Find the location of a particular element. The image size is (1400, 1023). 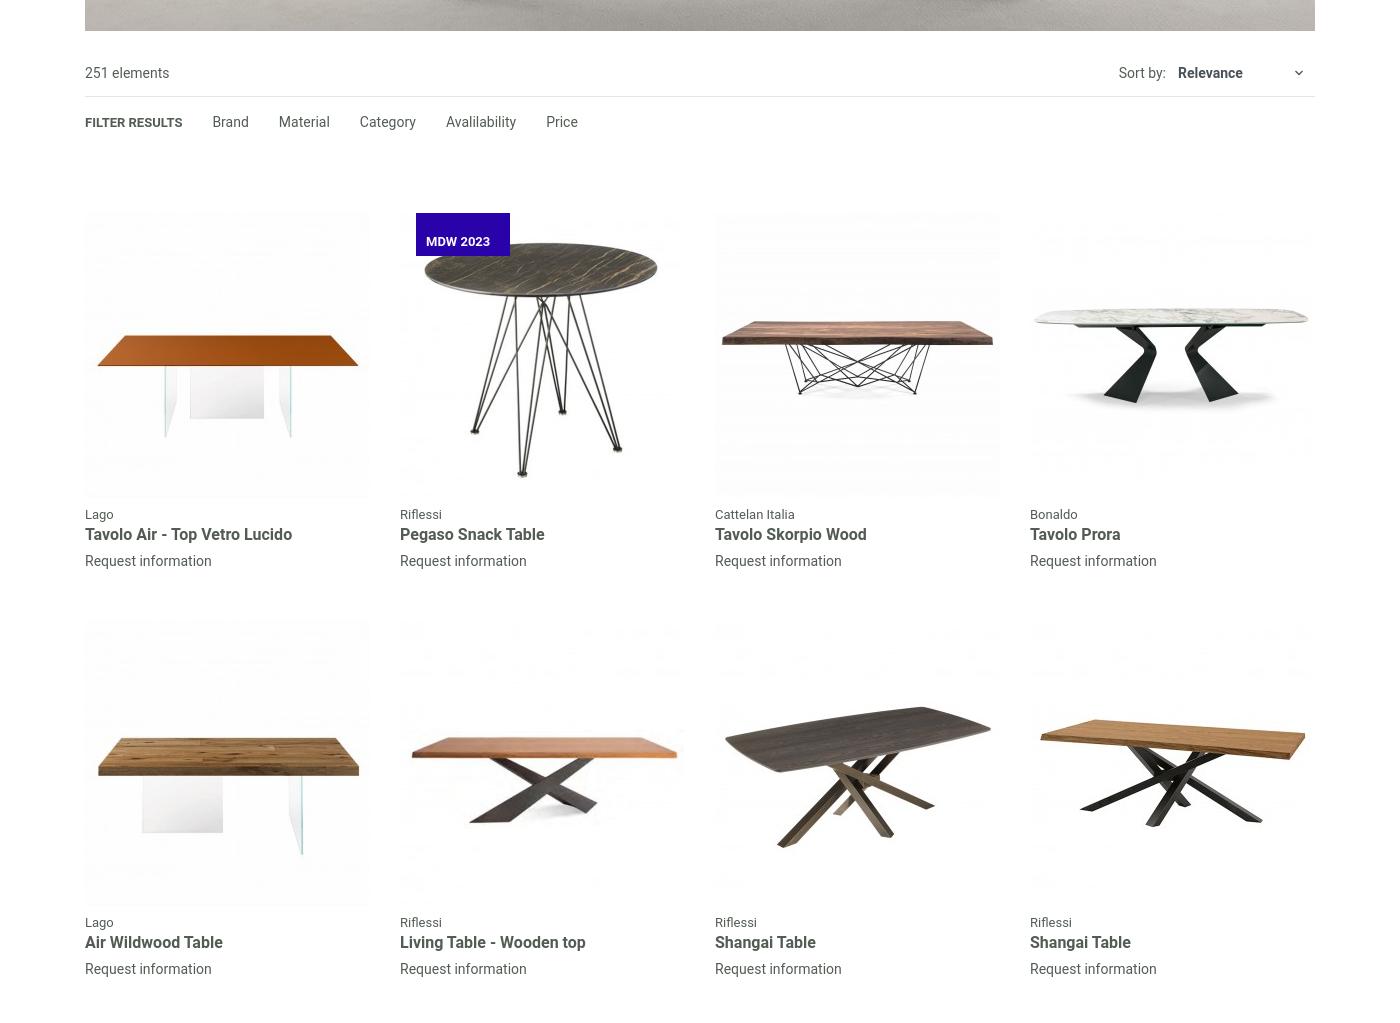

'Sort by:' is located at coordinates (1118, 71).